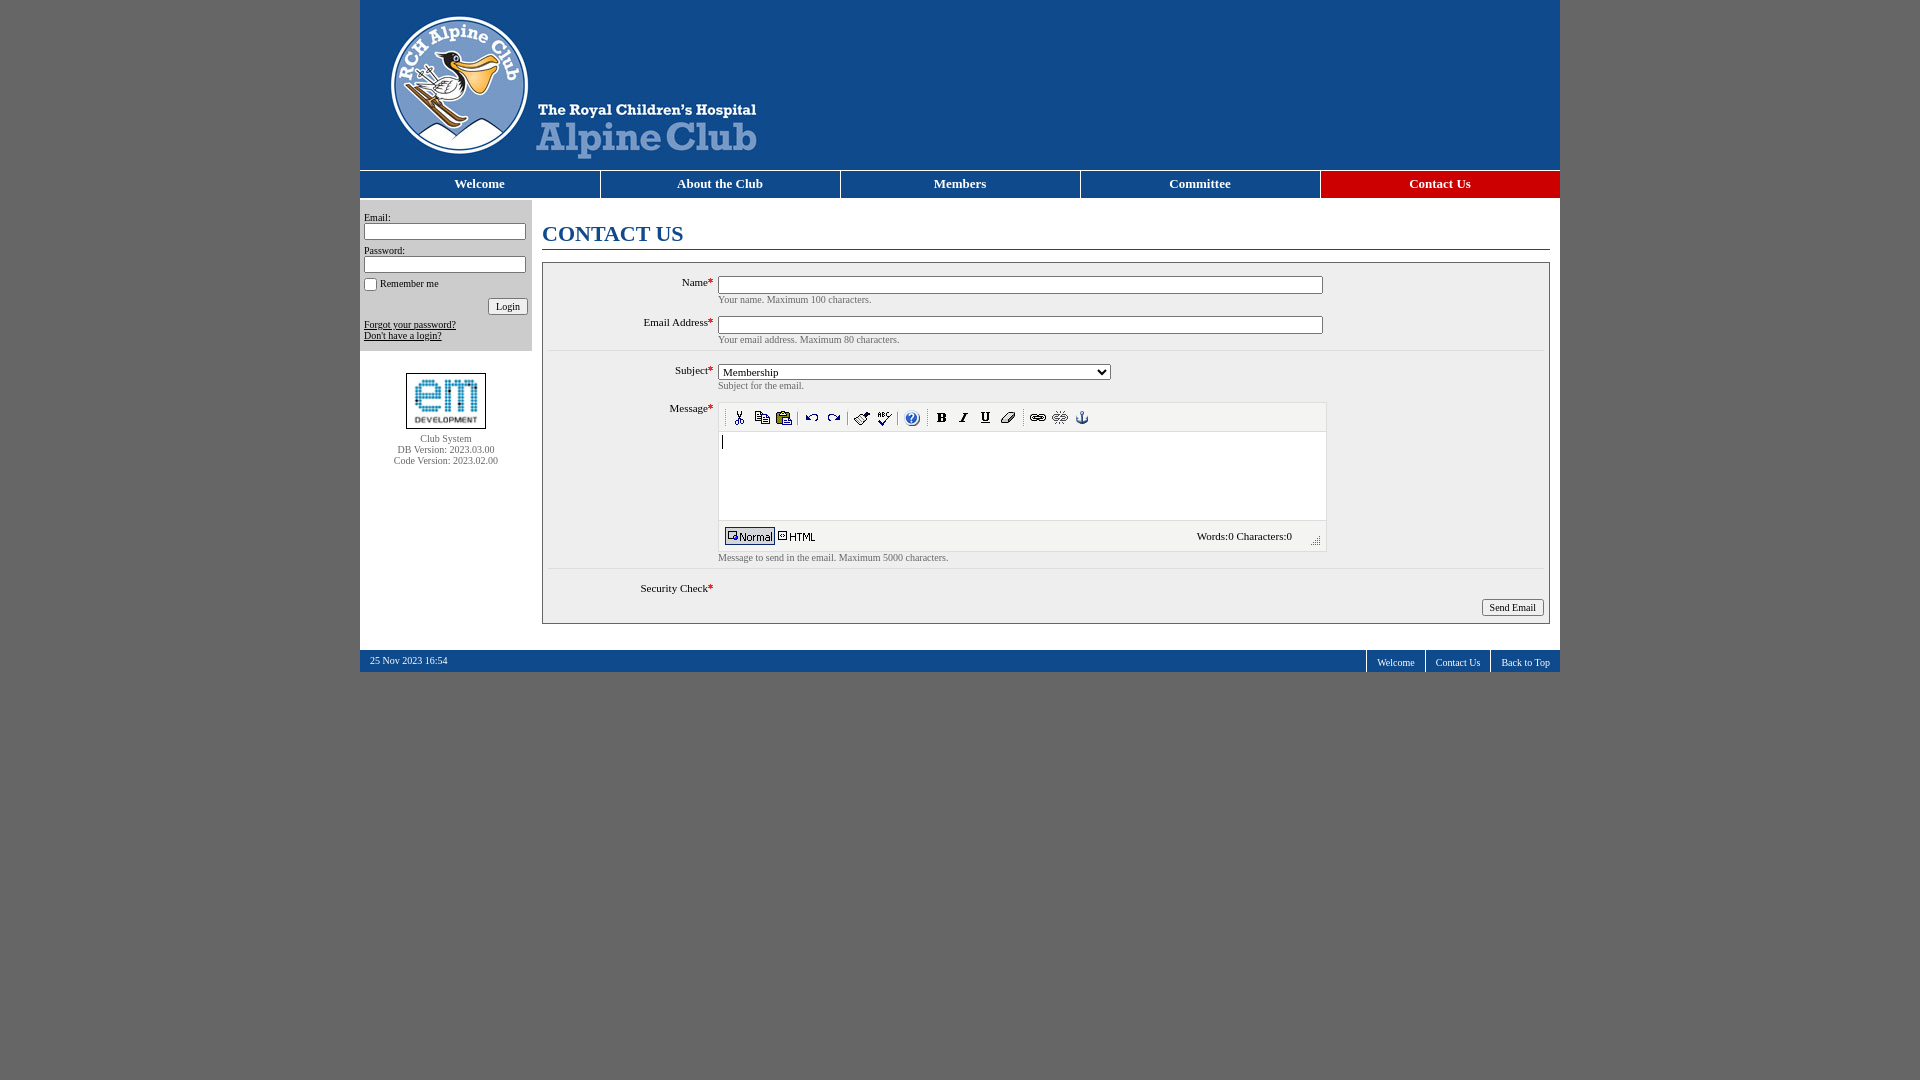 This screenshot has width=1920, height=1080. I want to click on 'Welcome', so click(1395, 662).